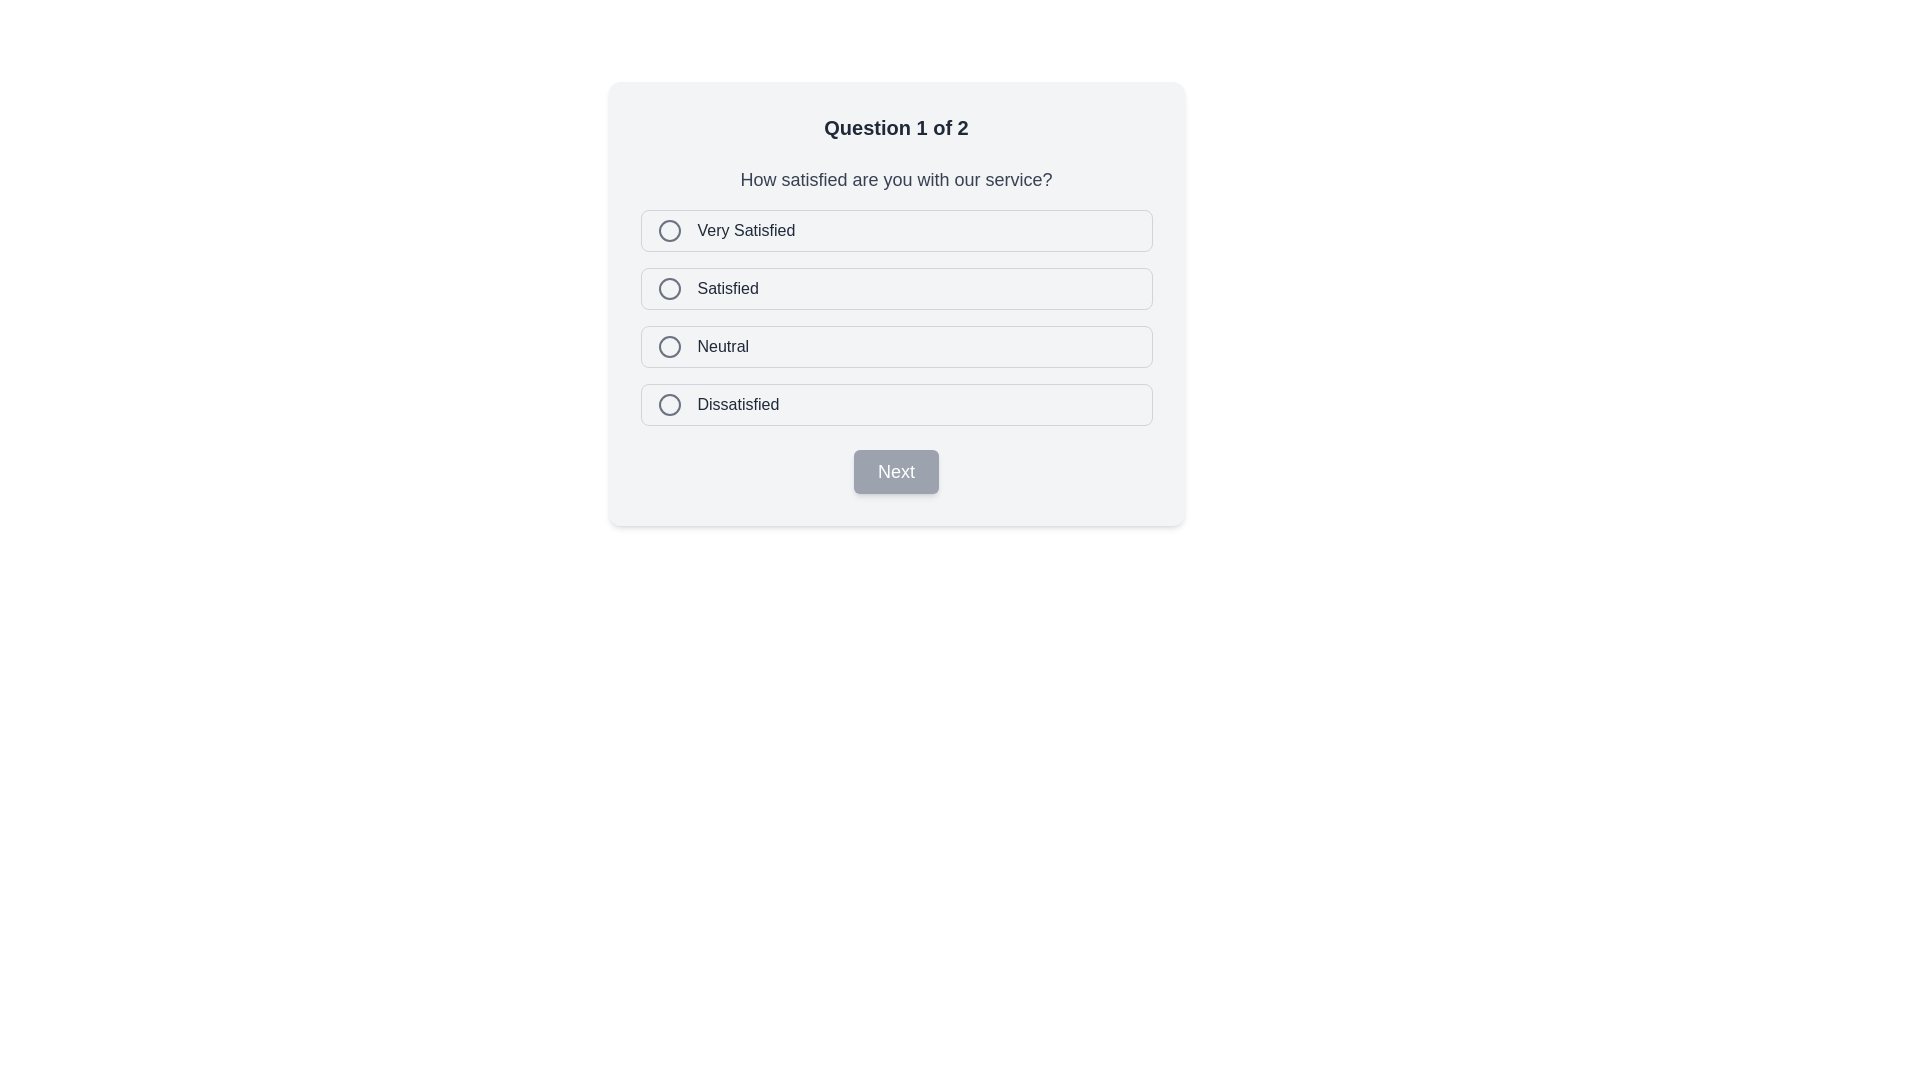 This screenshot has width=1920, height=1080. I want to click on the text label displaying 'Neutral', which is styled in gray color and positioned to the right of the circular radio button in the third option of the satisfaction choices questionnaire, so click(722, 346).